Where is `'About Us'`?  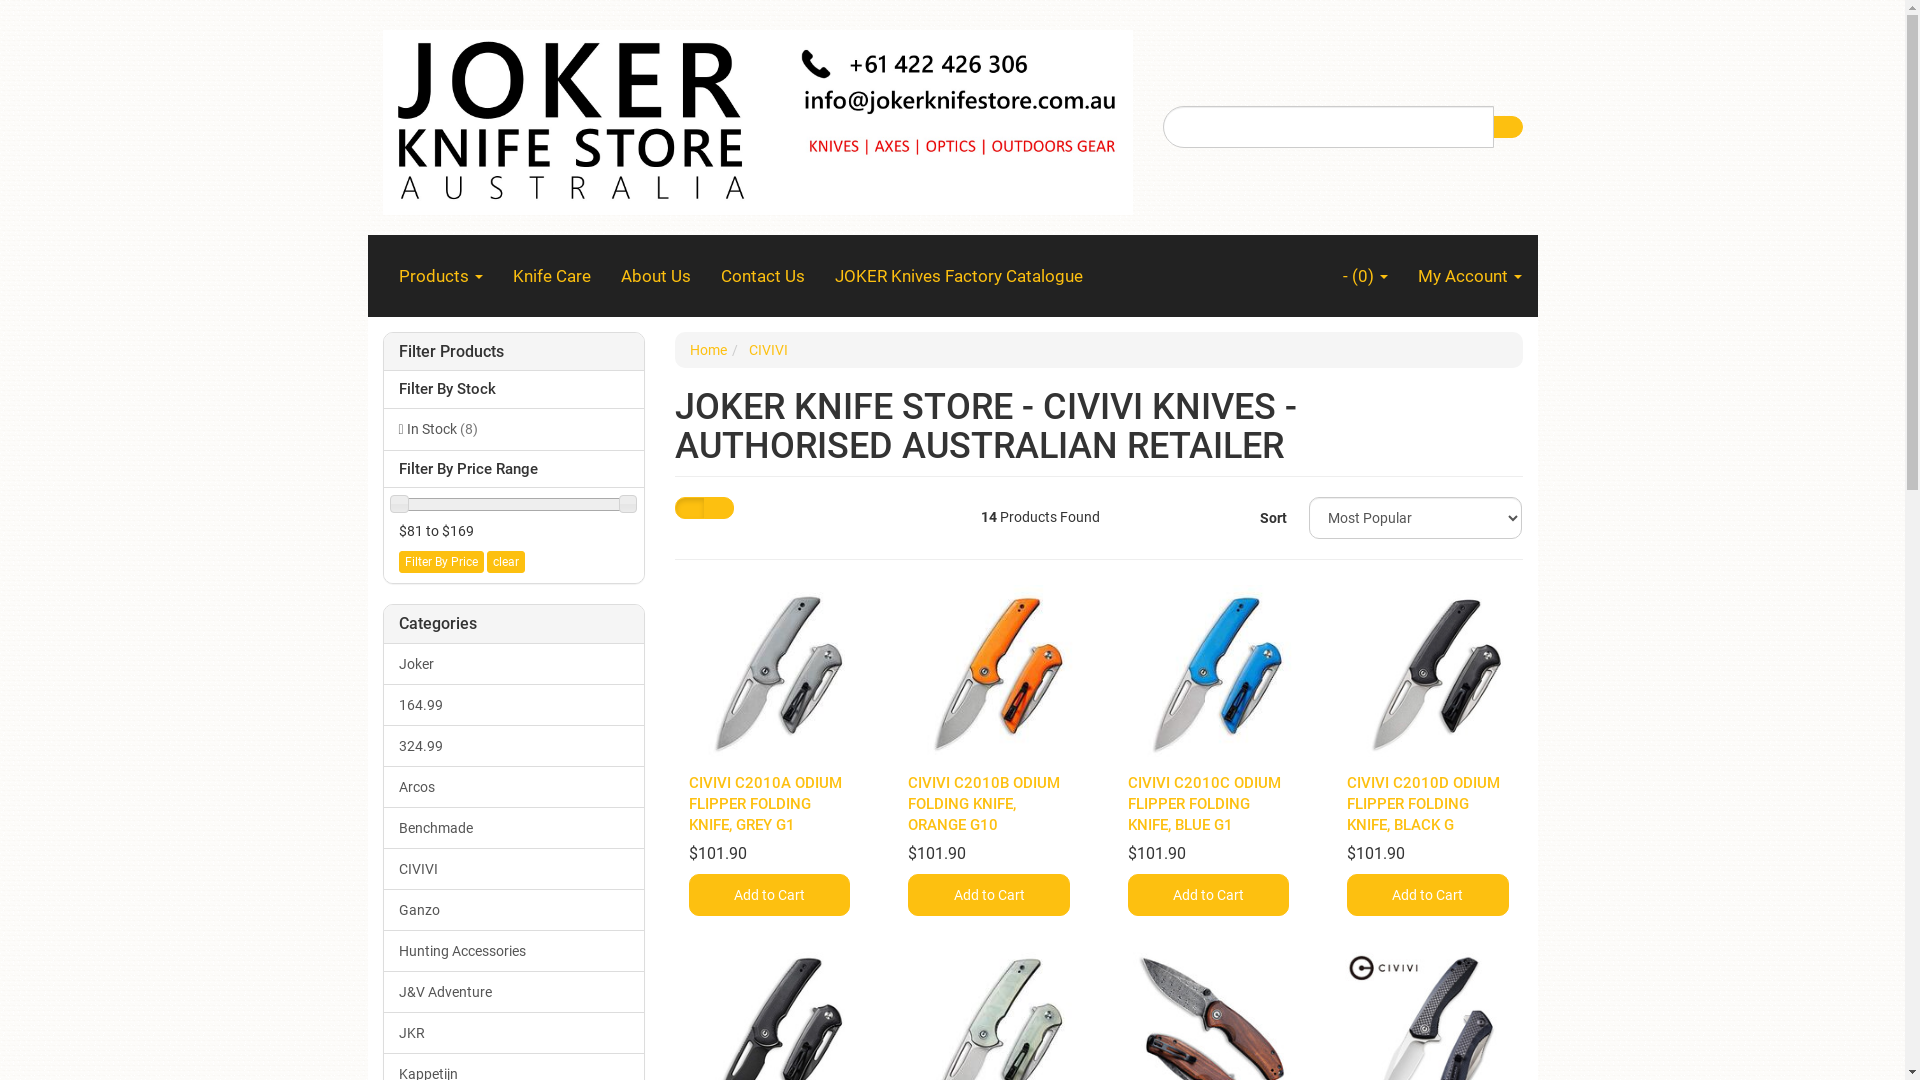
'About Us' is located at coordinates (604, 276).